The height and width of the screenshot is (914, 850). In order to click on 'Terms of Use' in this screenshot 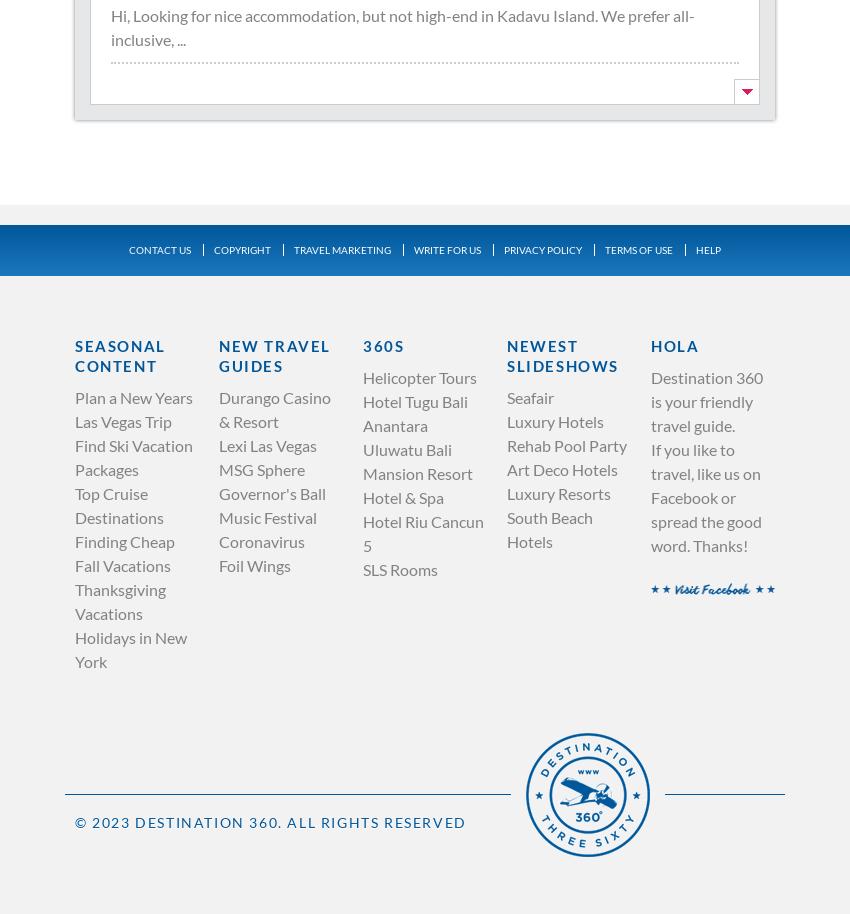, I will do `click(639, 248)`.